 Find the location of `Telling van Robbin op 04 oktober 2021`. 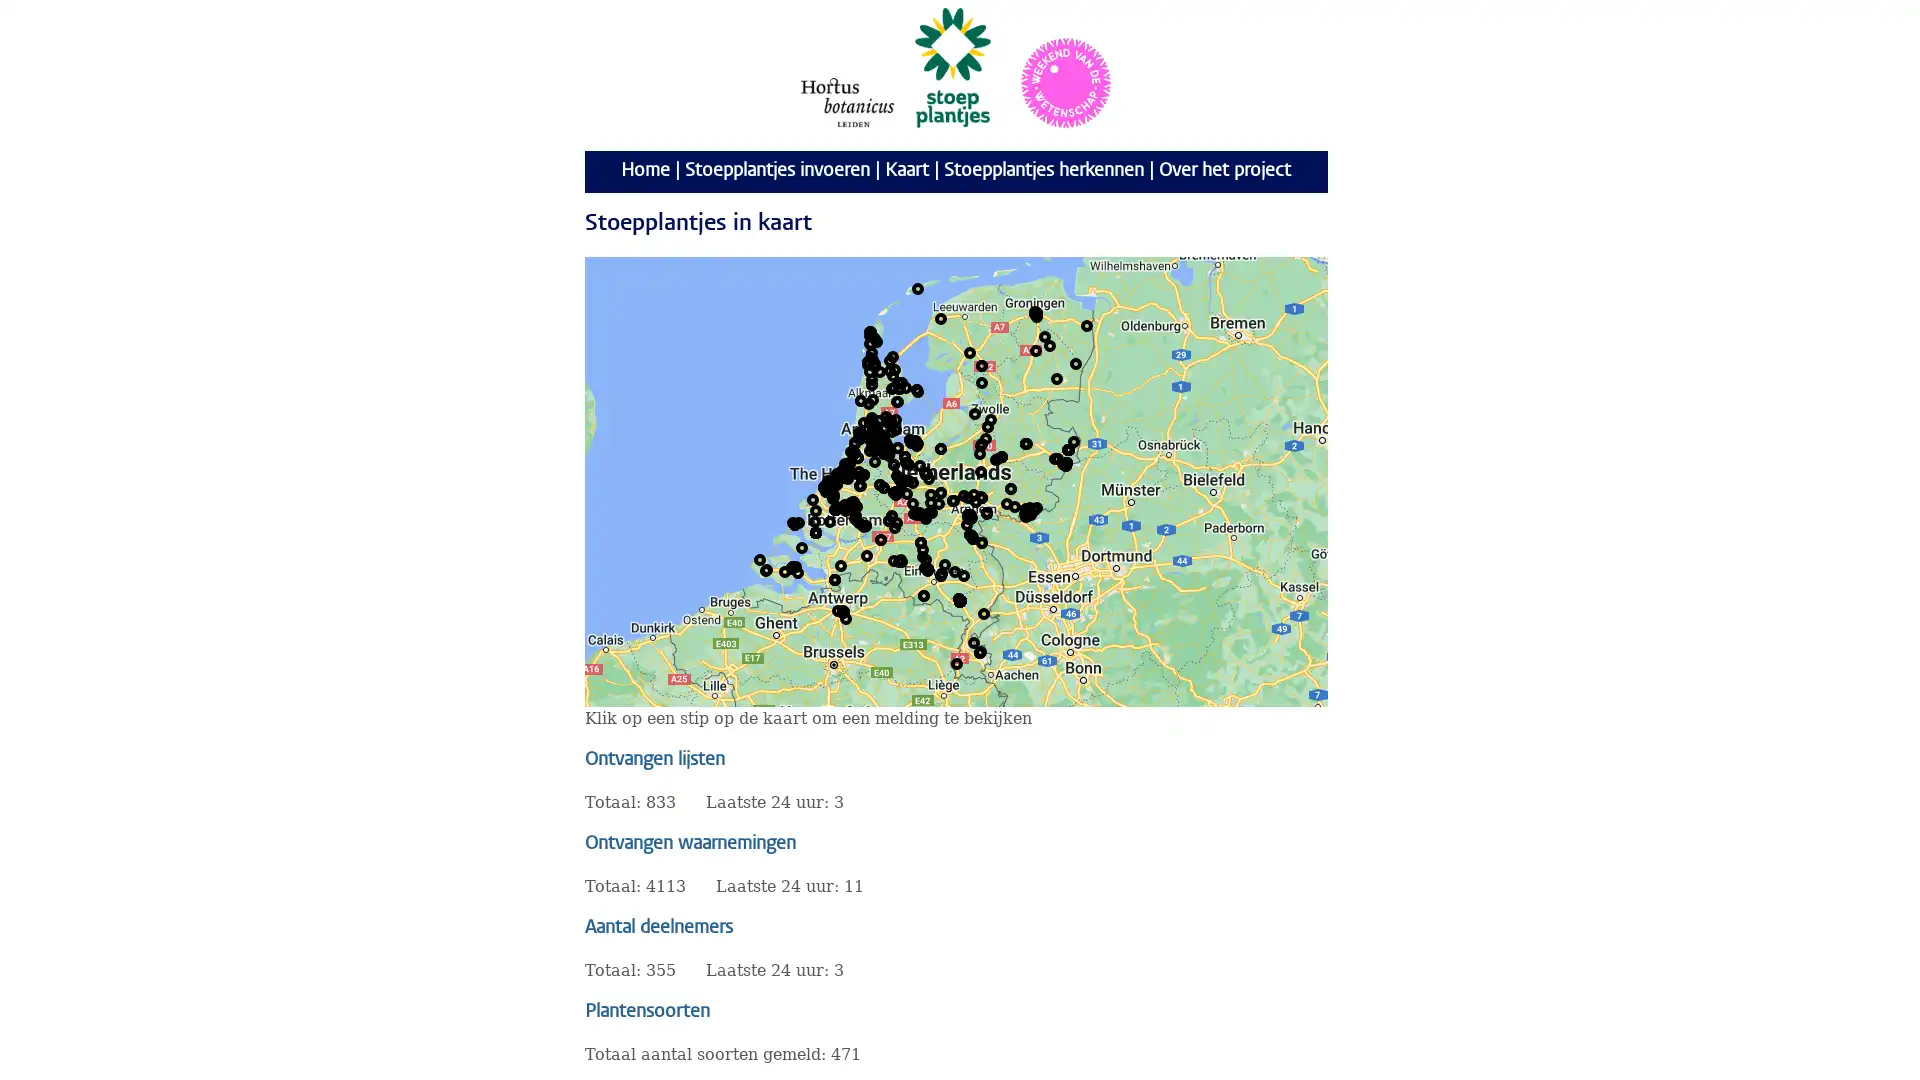

Telling van Robbin op 04 oktober 2021 is located at coordinates (1066, 447).